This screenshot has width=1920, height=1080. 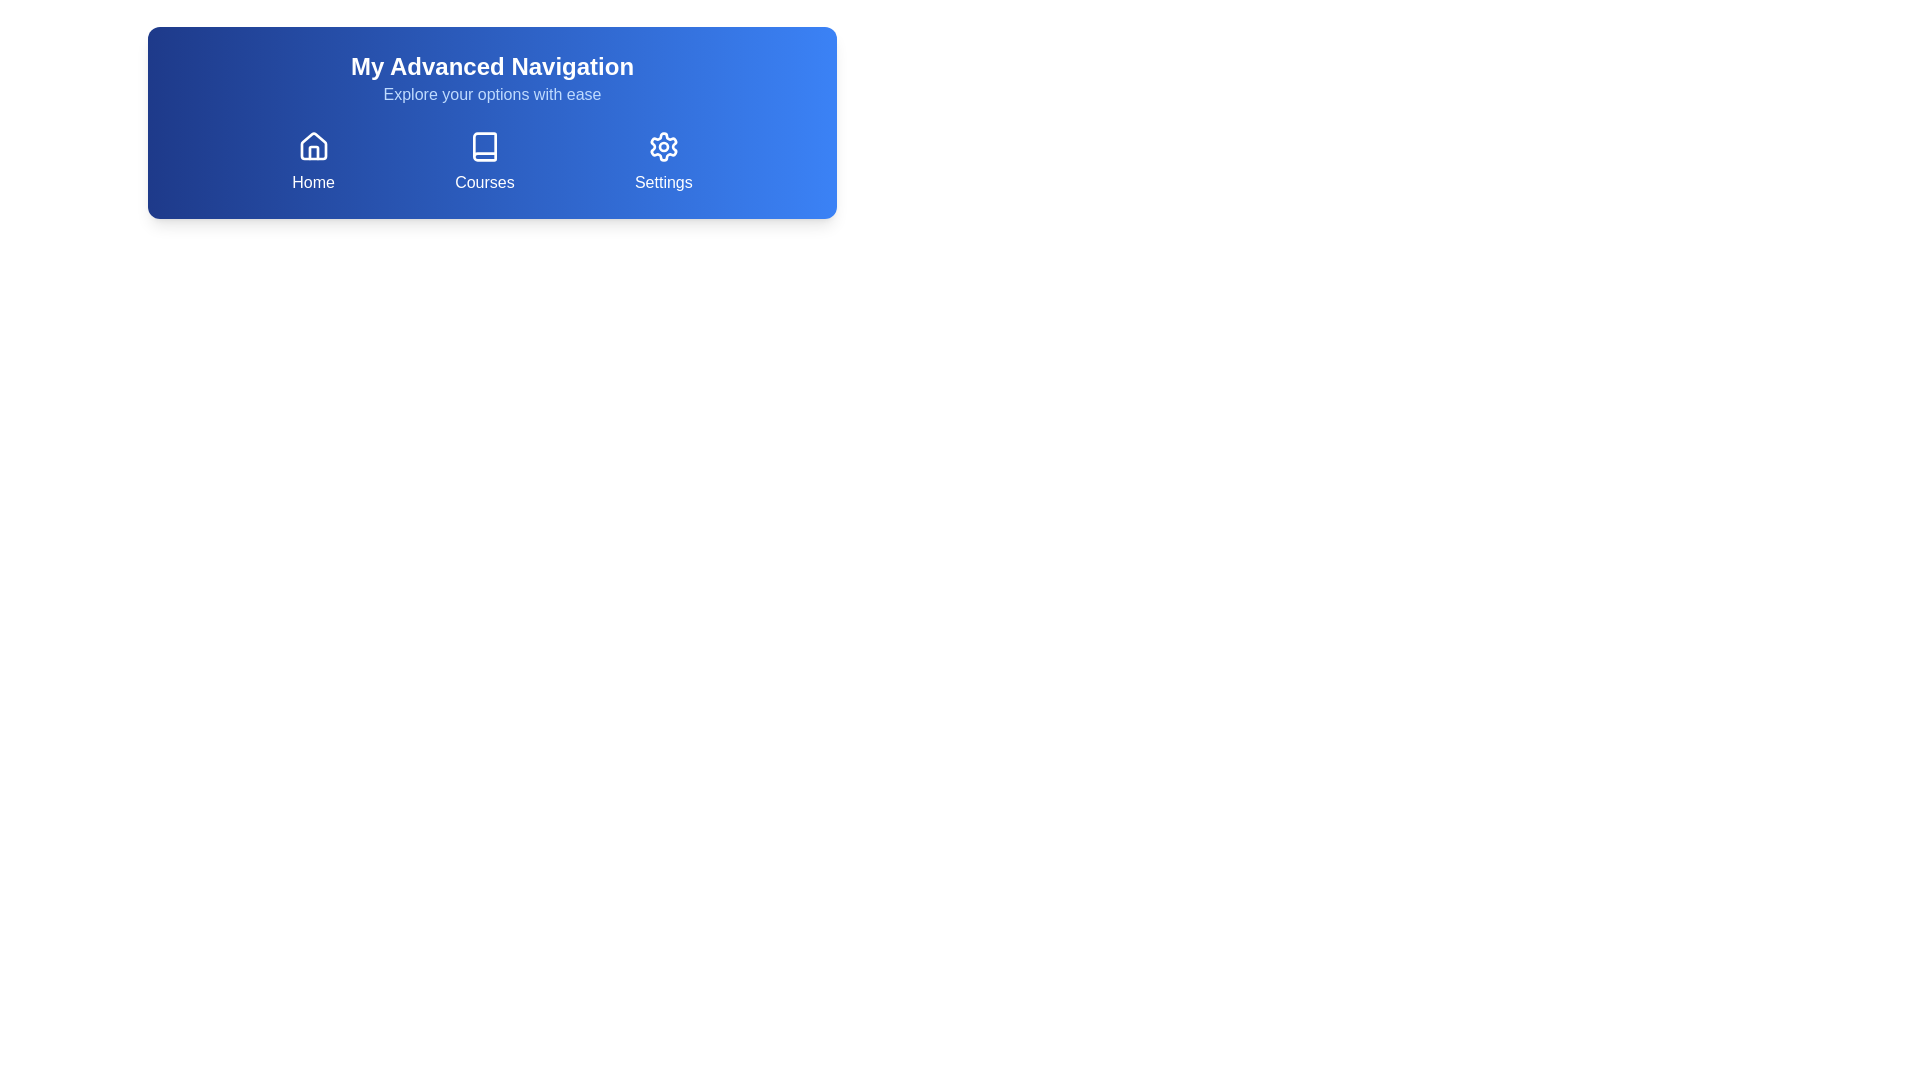 What do you see at coordinates (312, 161) in the screenshot?
I see `the 'Home' navigational button located at the leftmost position in the horizontal navigation bar` at bounding box center [312, 161].